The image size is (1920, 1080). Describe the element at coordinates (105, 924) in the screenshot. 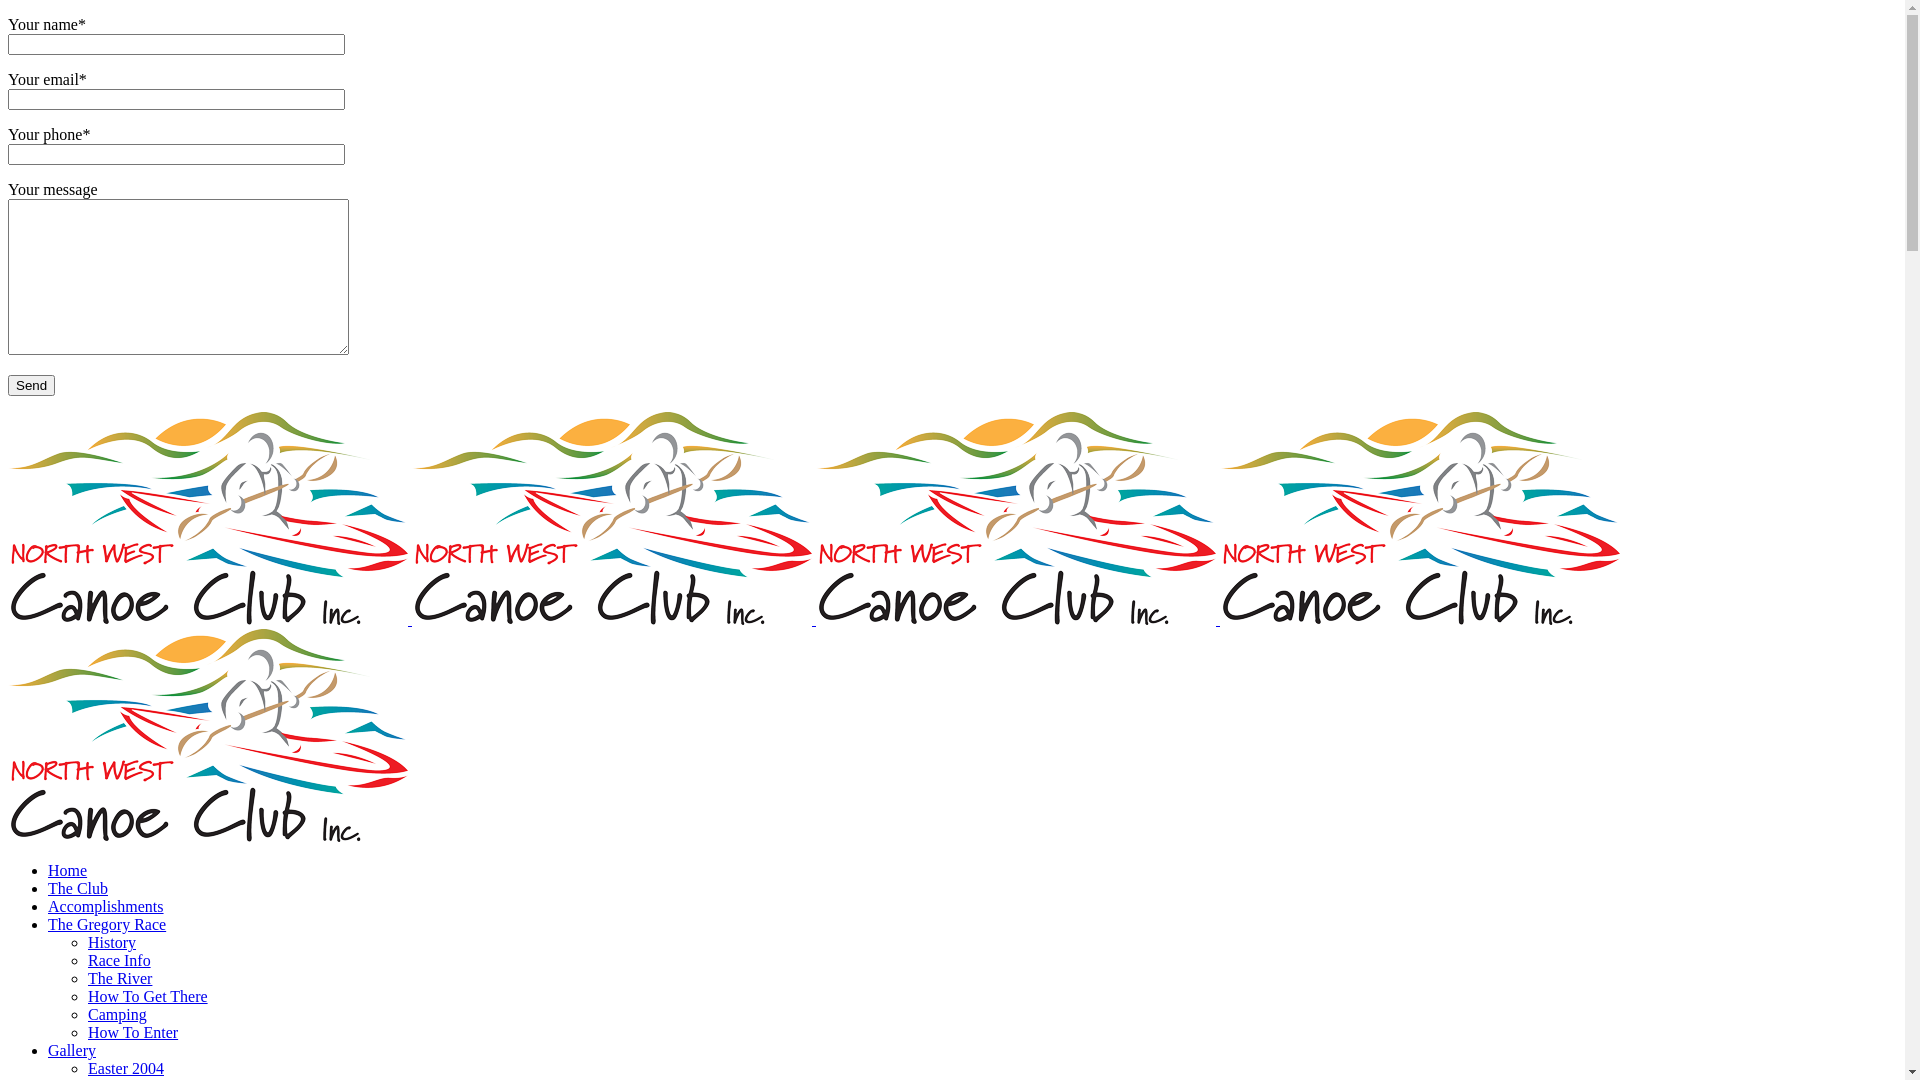

I see `'The Gregory Race'` at that location.